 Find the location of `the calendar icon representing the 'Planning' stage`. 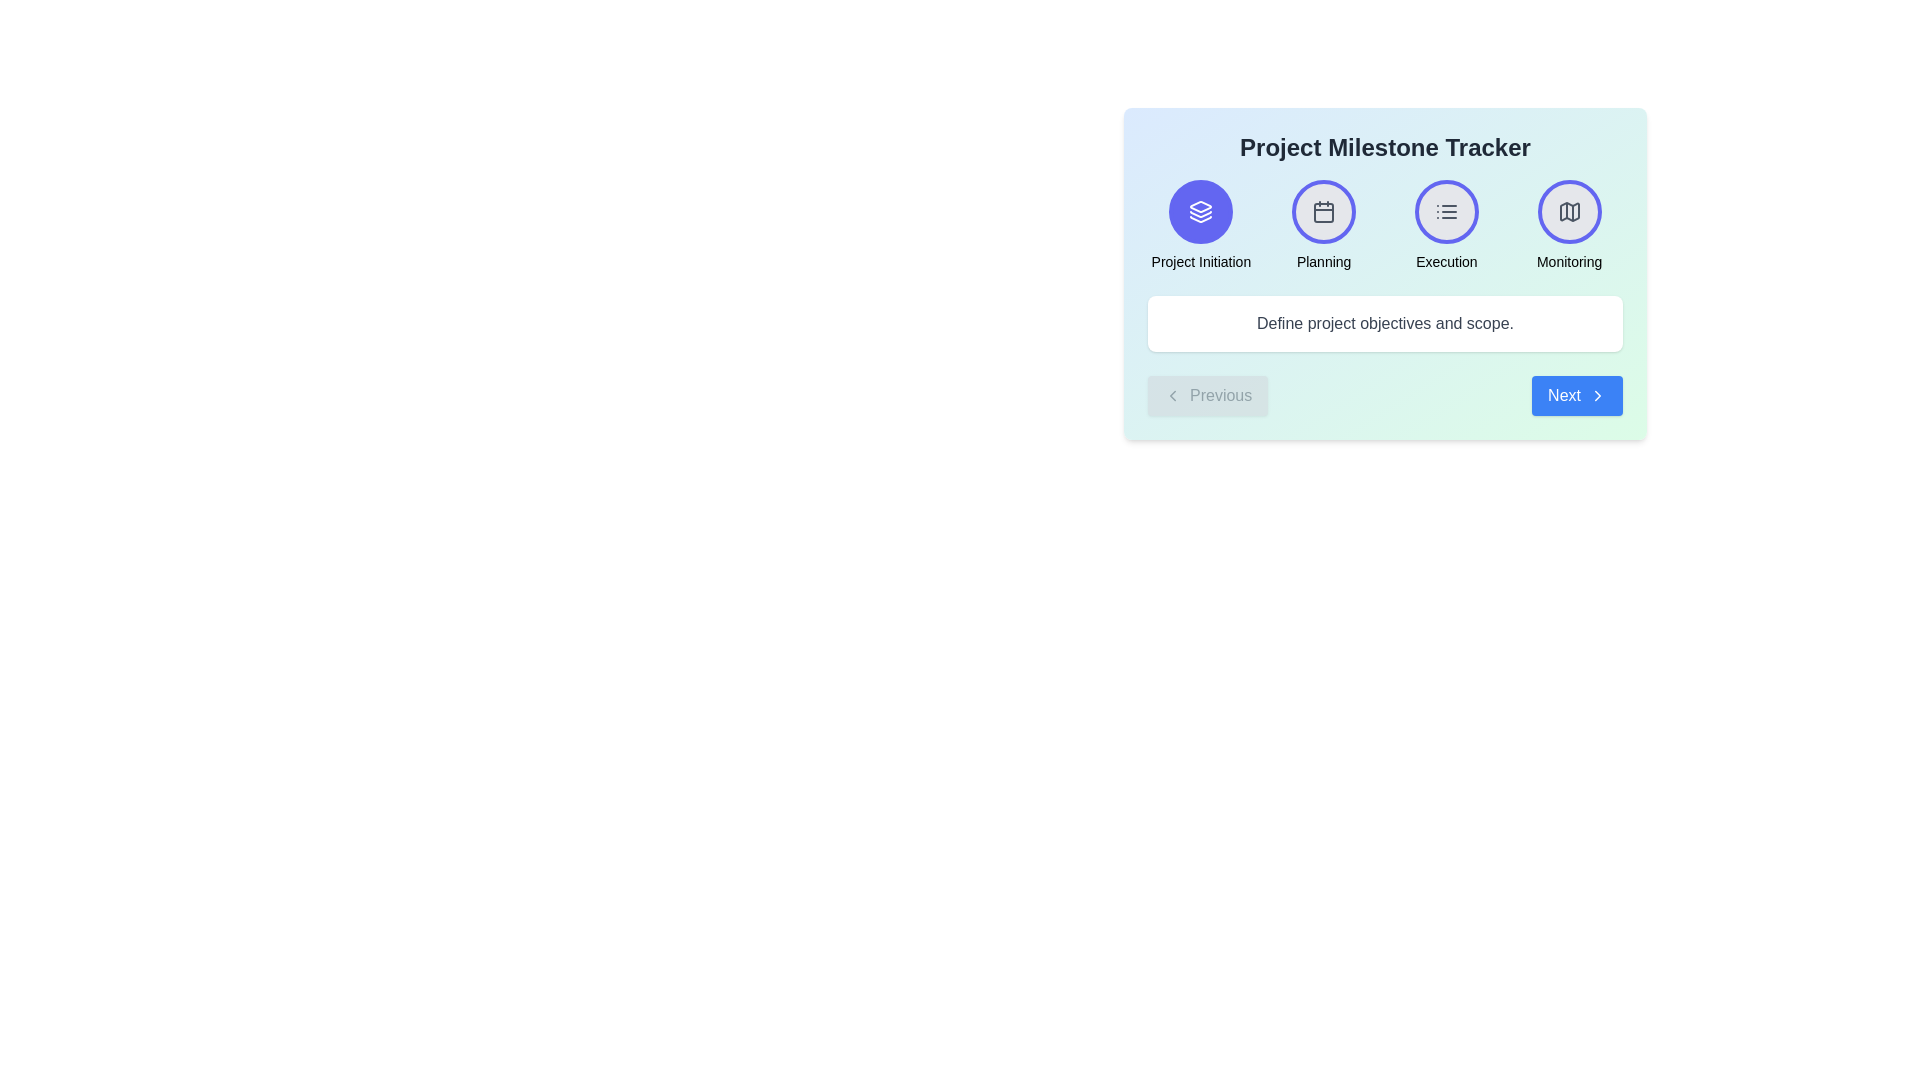

the calendar icon representing the 'Planning' stage is located at coordinates (1324, 212).